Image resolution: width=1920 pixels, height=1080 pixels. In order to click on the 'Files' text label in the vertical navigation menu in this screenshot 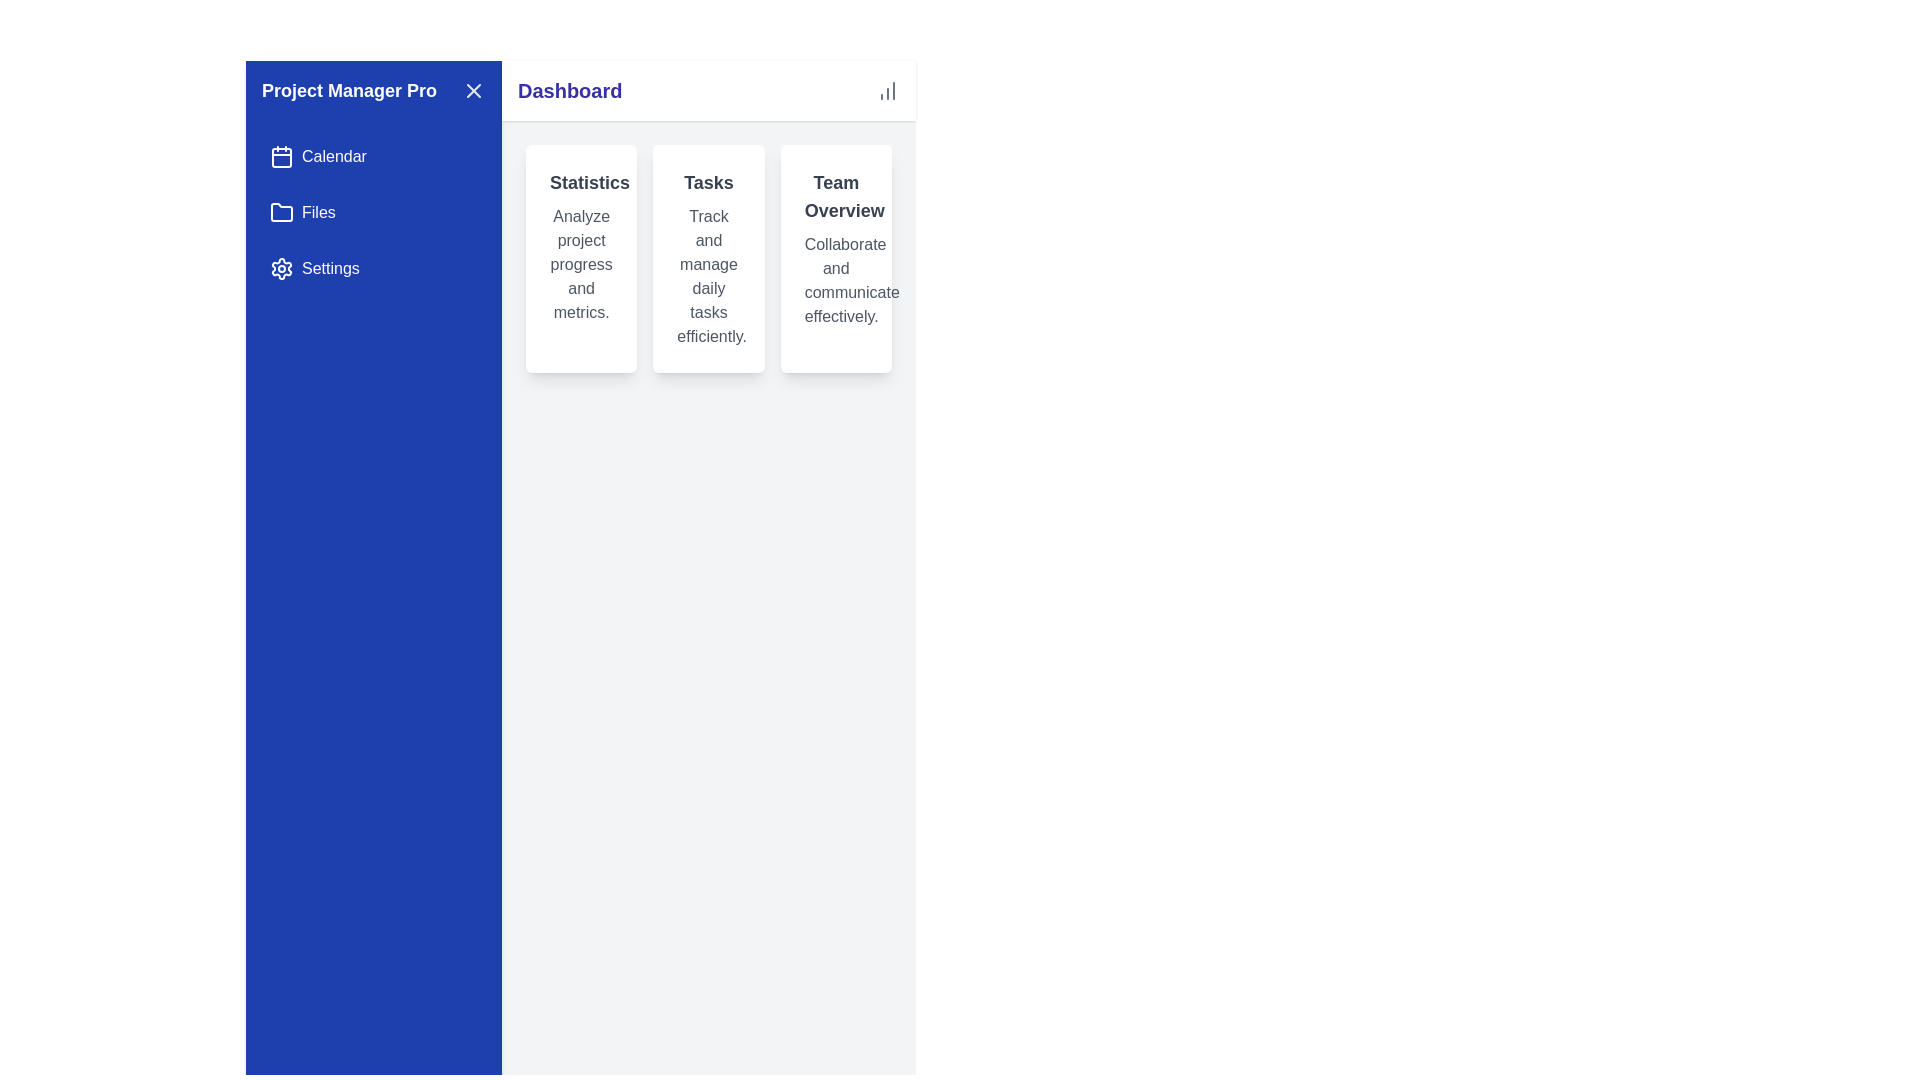, I will do `click(317, 212)`.